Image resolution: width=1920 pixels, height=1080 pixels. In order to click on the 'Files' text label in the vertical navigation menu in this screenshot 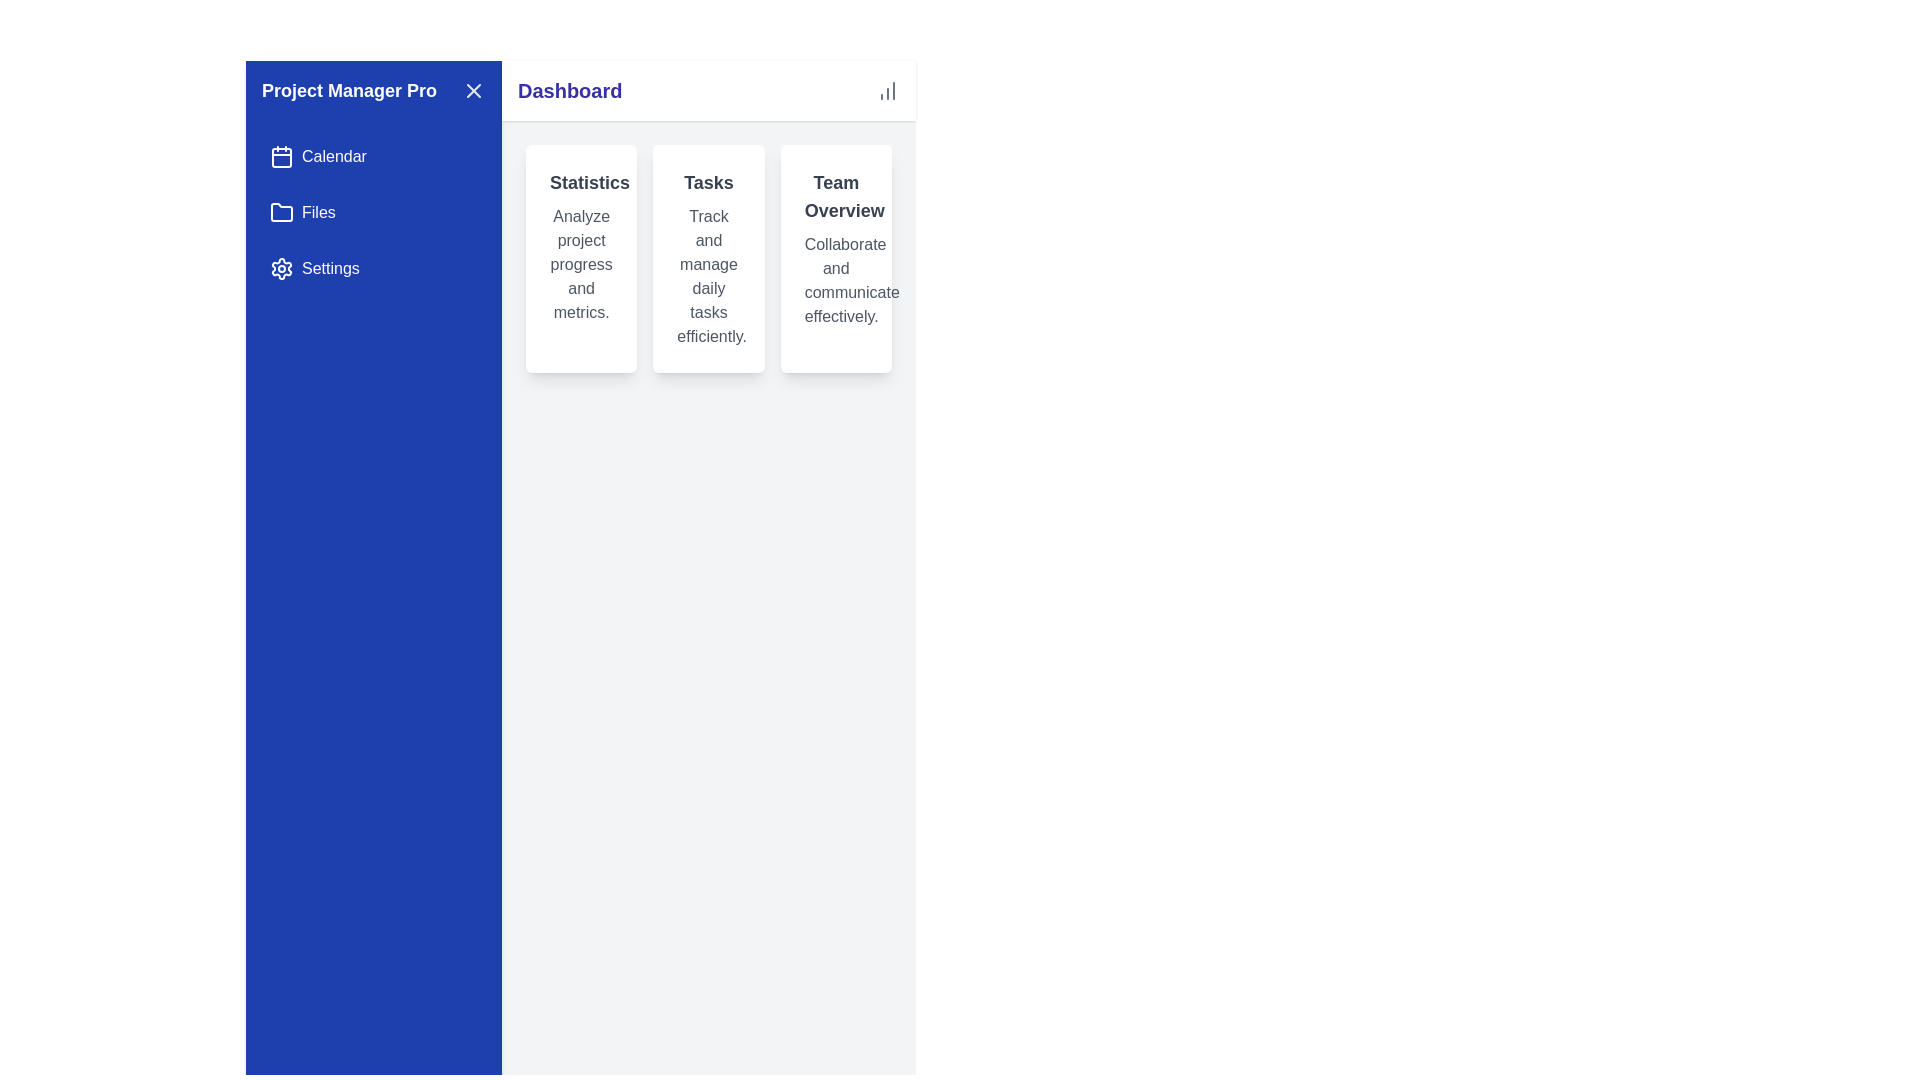, I will do `click(317, 212)`.